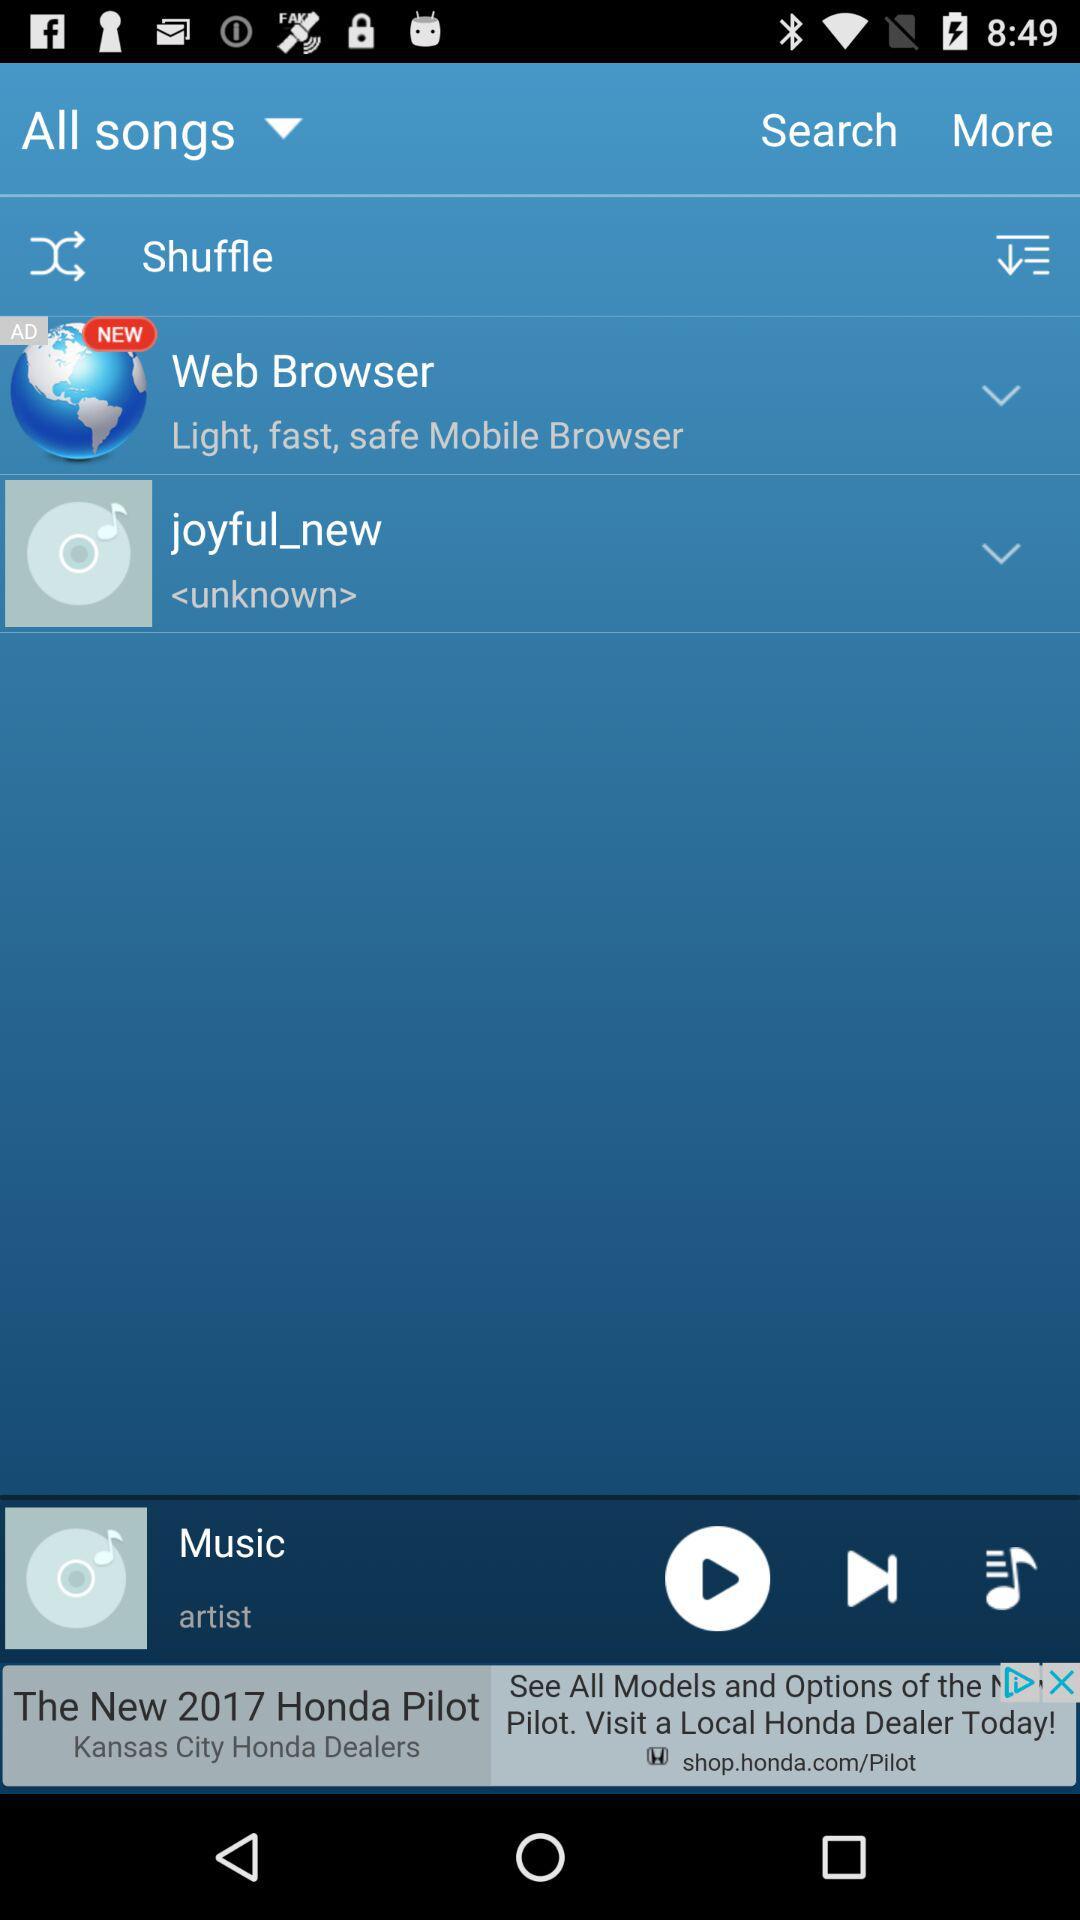  I want to click on the playlist icon, so click(1010, 1688).